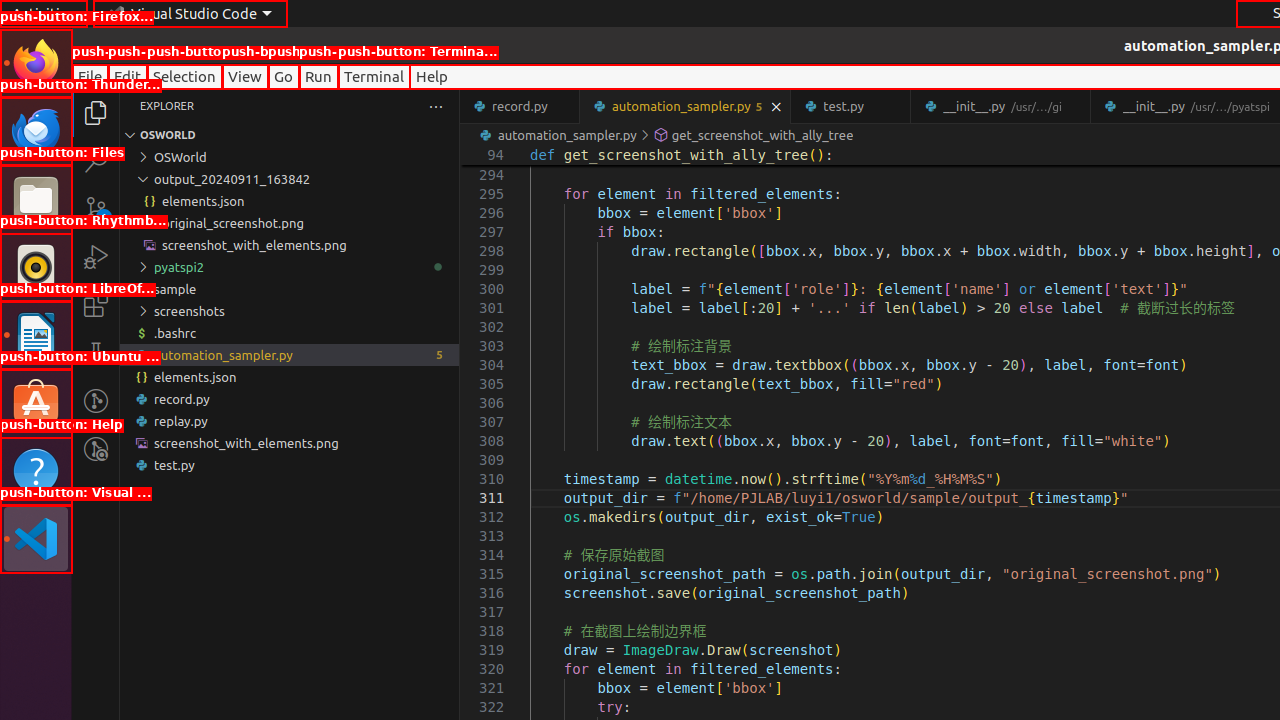  I want to click on 'Run', so click(317, 75).